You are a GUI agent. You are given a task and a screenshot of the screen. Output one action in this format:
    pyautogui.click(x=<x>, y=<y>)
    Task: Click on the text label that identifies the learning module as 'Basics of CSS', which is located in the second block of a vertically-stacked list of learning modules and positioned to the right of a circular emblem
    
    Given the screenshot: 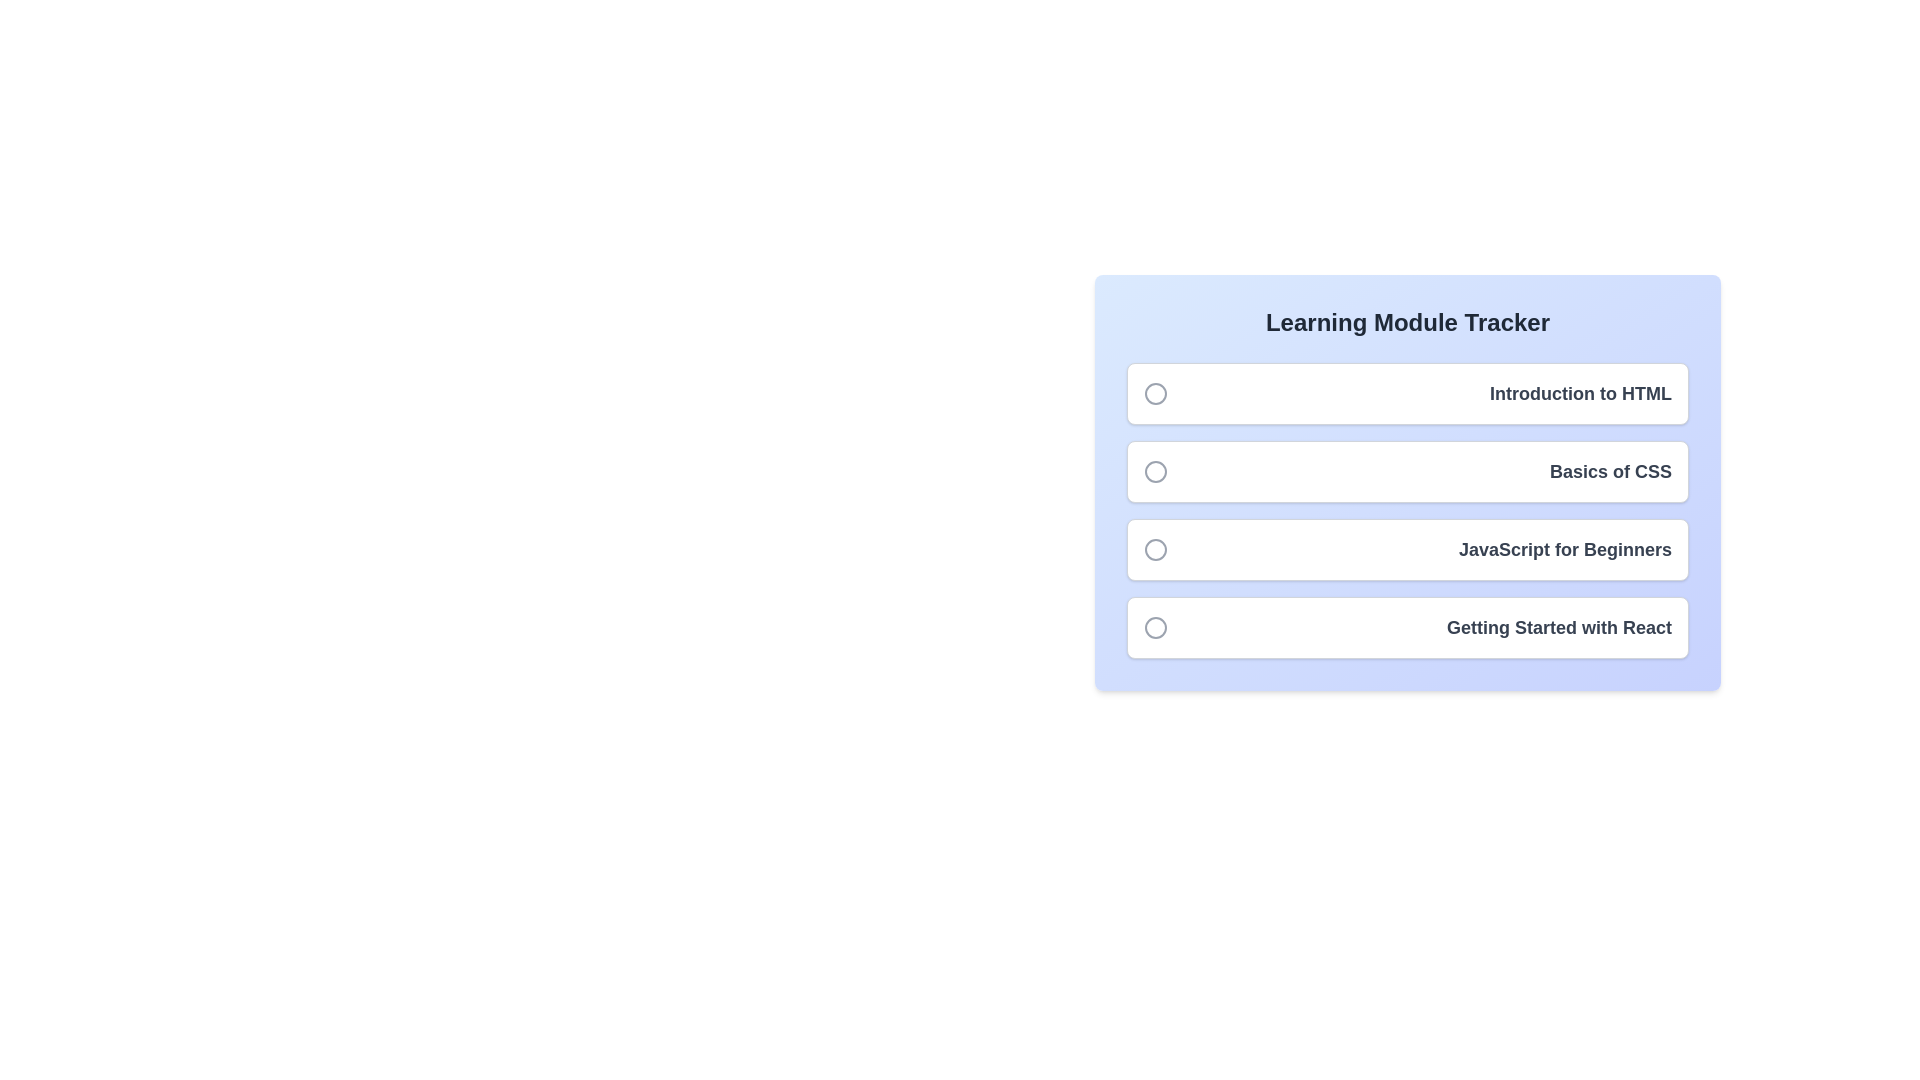 What is the action you would take?
    pyautogui.click(x=1611, y=471)
    